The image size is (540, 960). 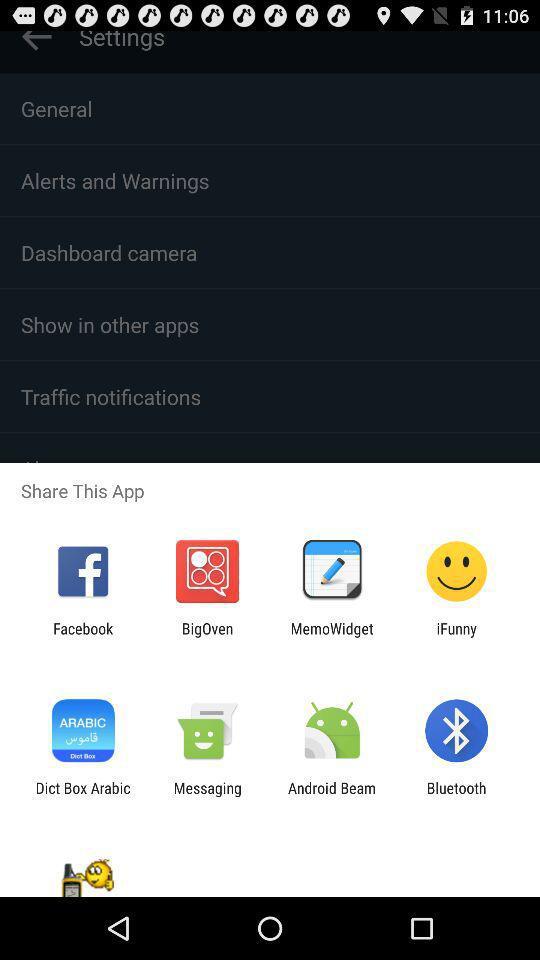 I want to click on facebook item, so click(x=82, y=636).